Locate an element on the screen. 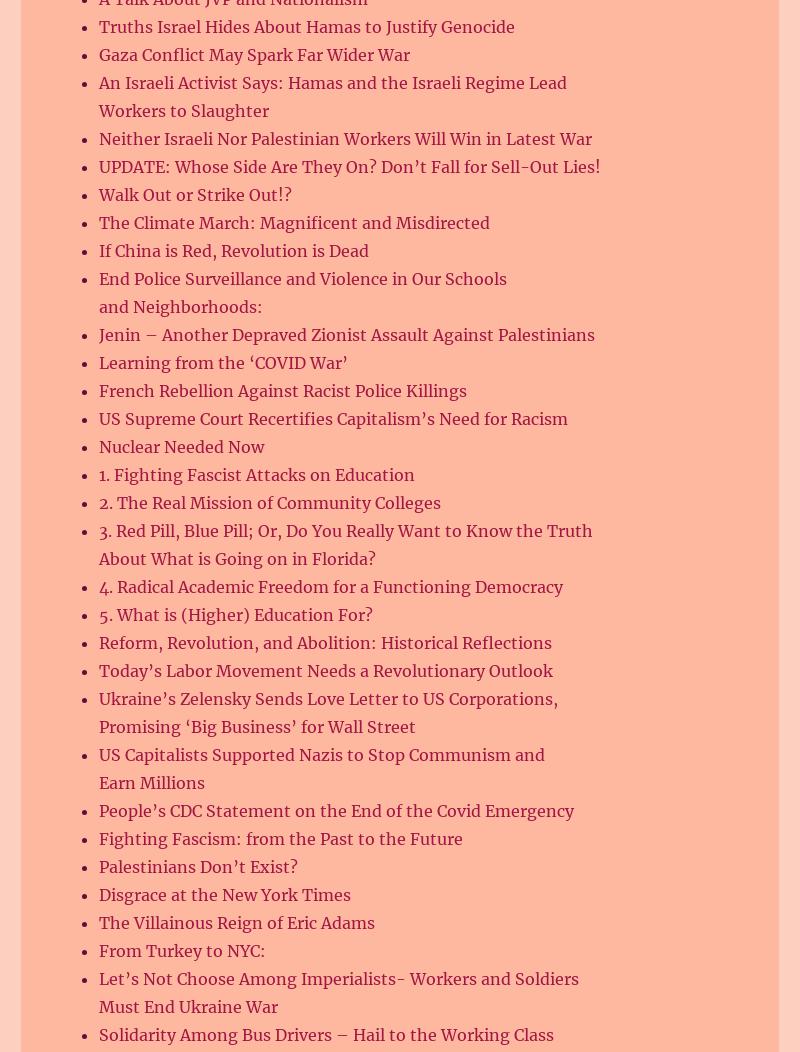 This screenshot has width=800, height=1052. 'US Supreme Court Recertifies Capitalism’s Need for Racism' is located at coordinates (332, 418).